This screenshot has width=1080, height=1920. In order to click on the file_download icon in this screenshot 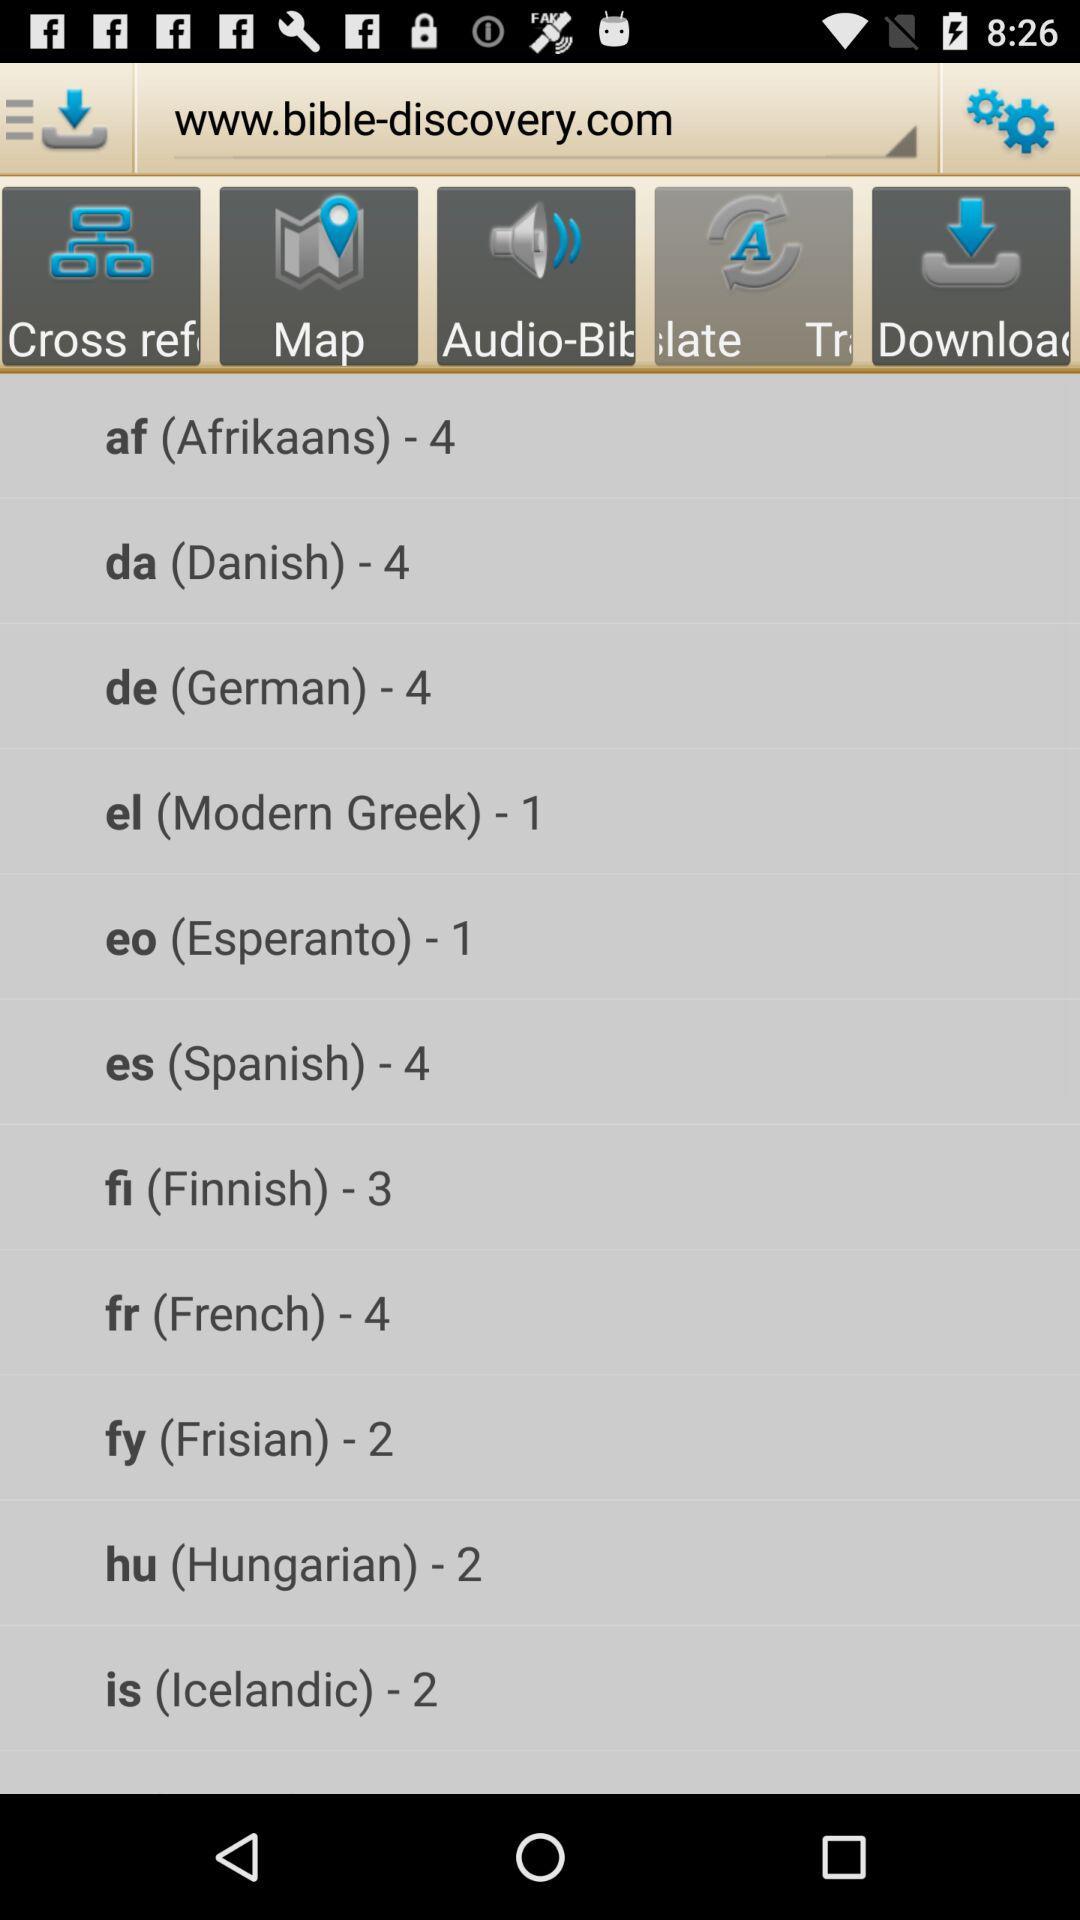, I will do `click(60, 127)`.